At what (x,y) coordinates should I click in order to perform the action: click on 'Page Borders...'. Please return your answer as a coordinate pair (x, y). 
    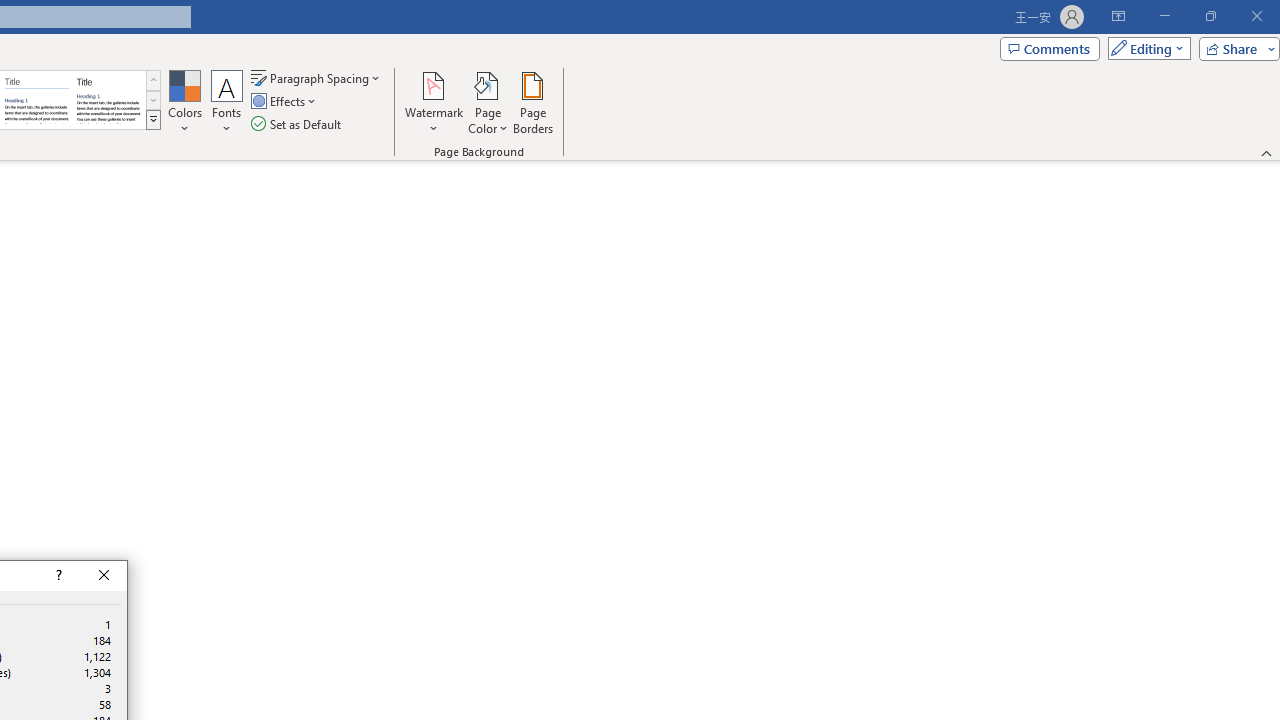
    Looking at the image, I should click on (533, 103).